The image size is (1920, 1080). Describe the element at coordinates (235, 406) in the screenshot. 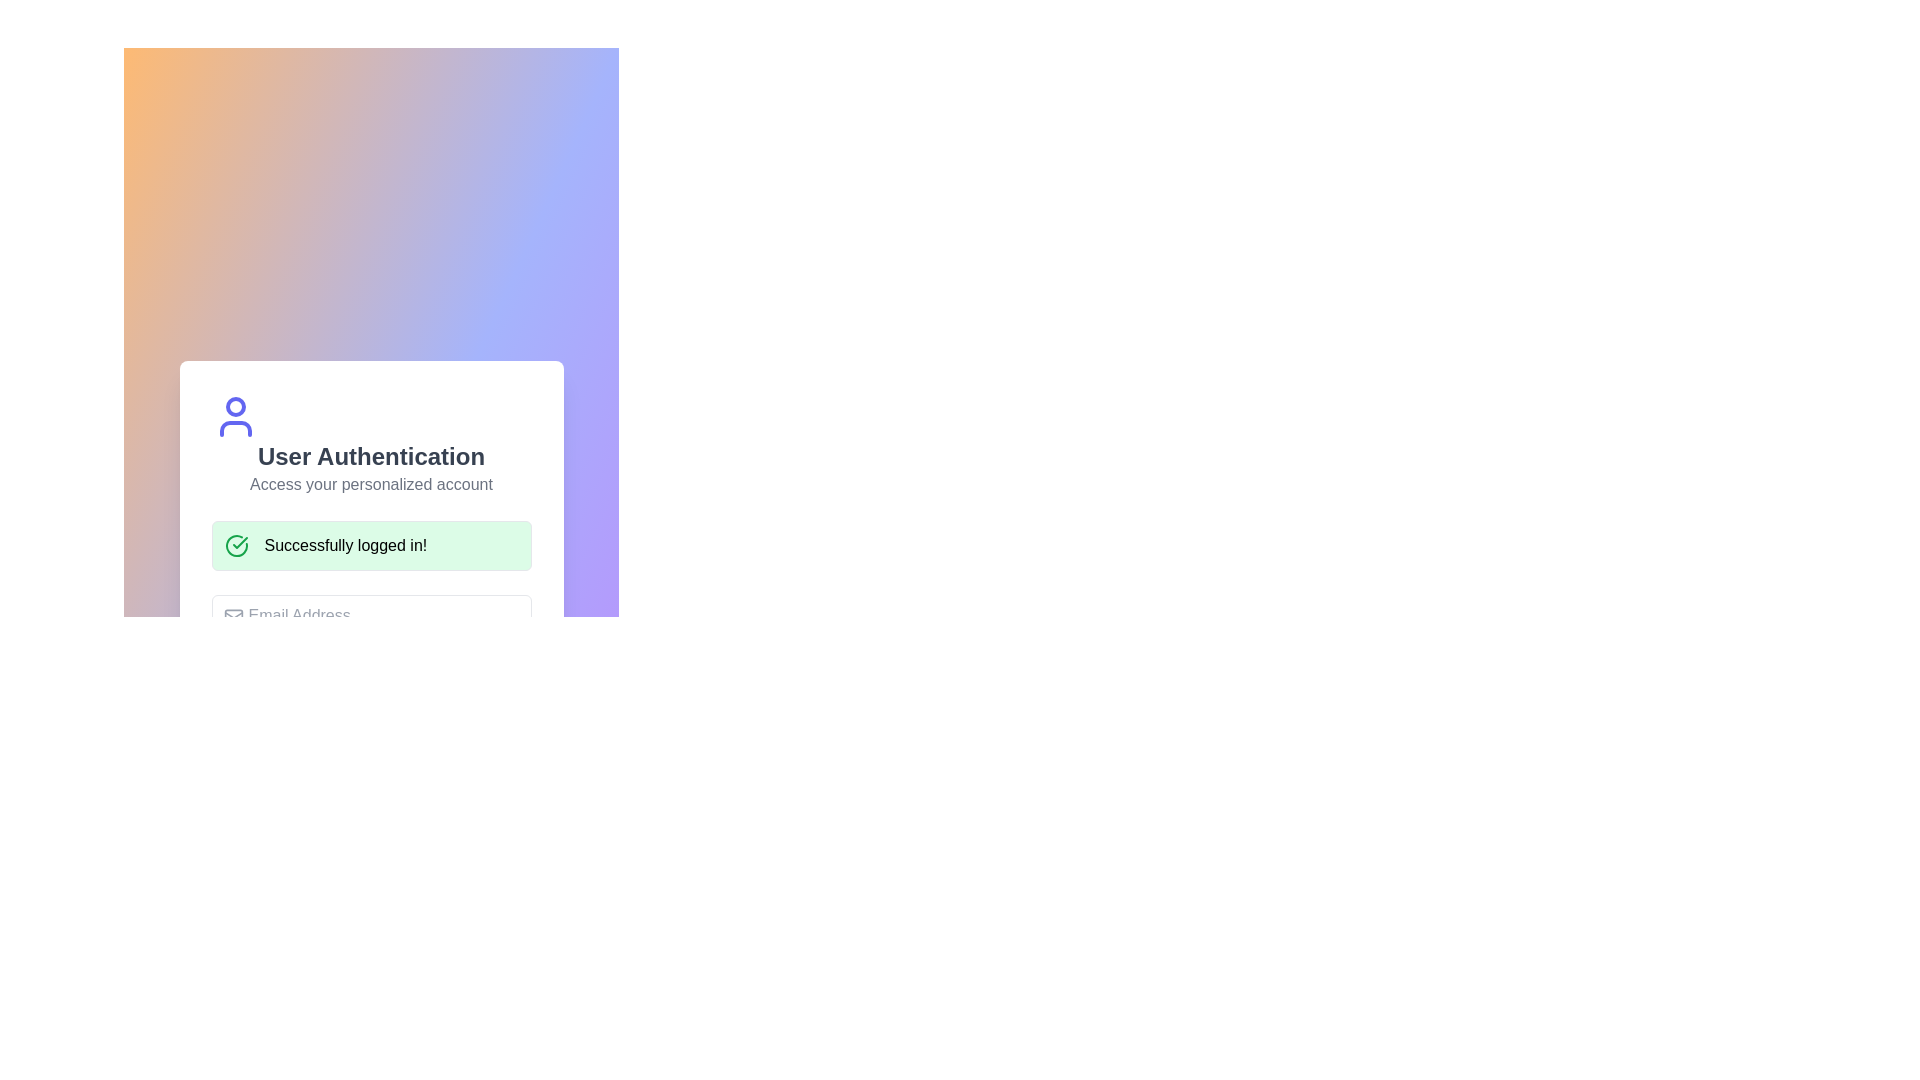

I see `the decorative Circle that forms the head of the user icon within the SVG graphic` at that location.